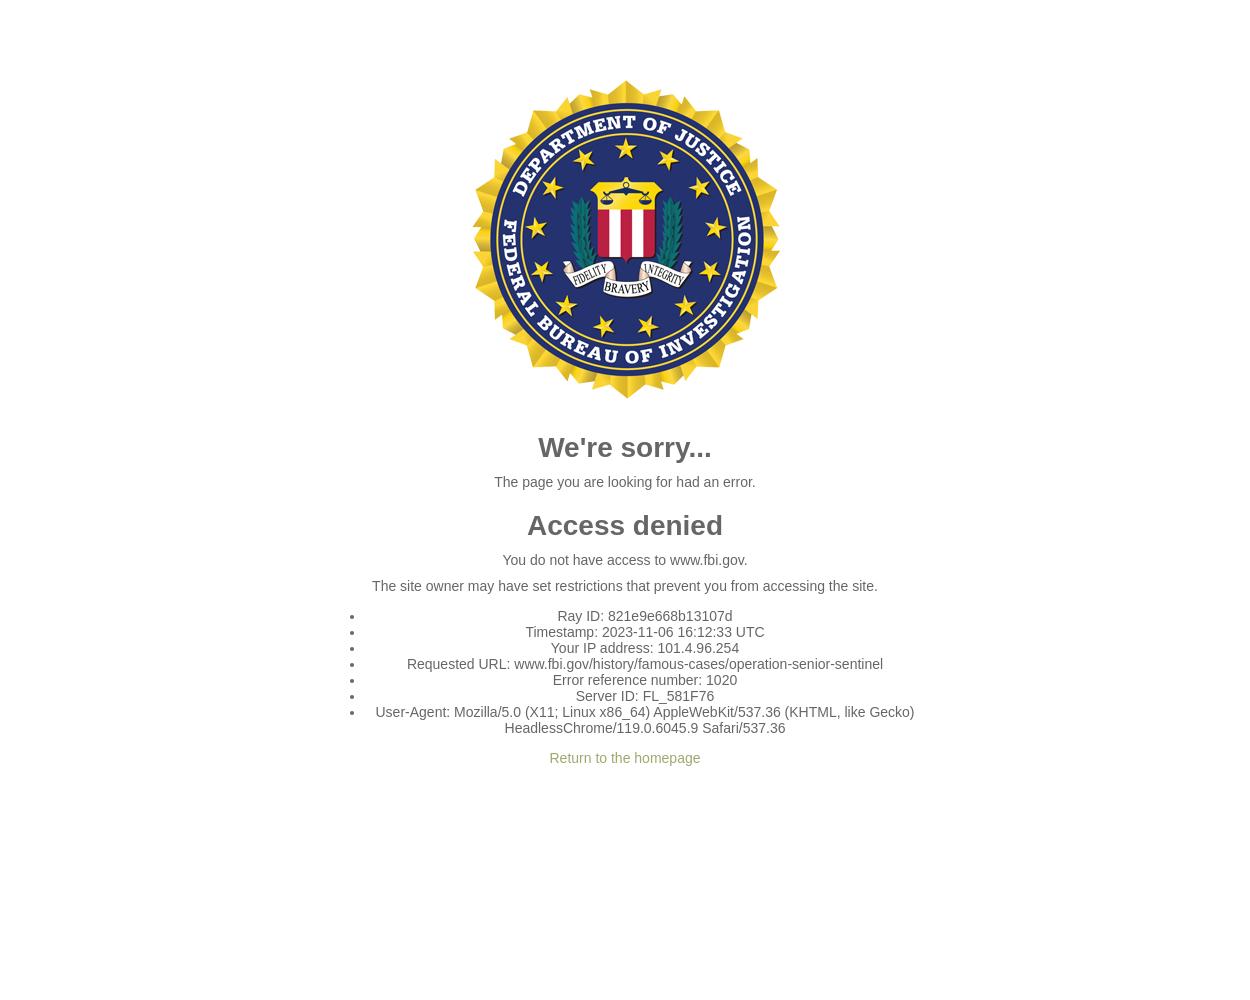 The width and height of the screenshot is (1250, 1000). Describe the element at coordinates (644, 632) in the screenshot. I see `'Timestamp: 2023-11-06 16:12:33 UTC'` at that location.